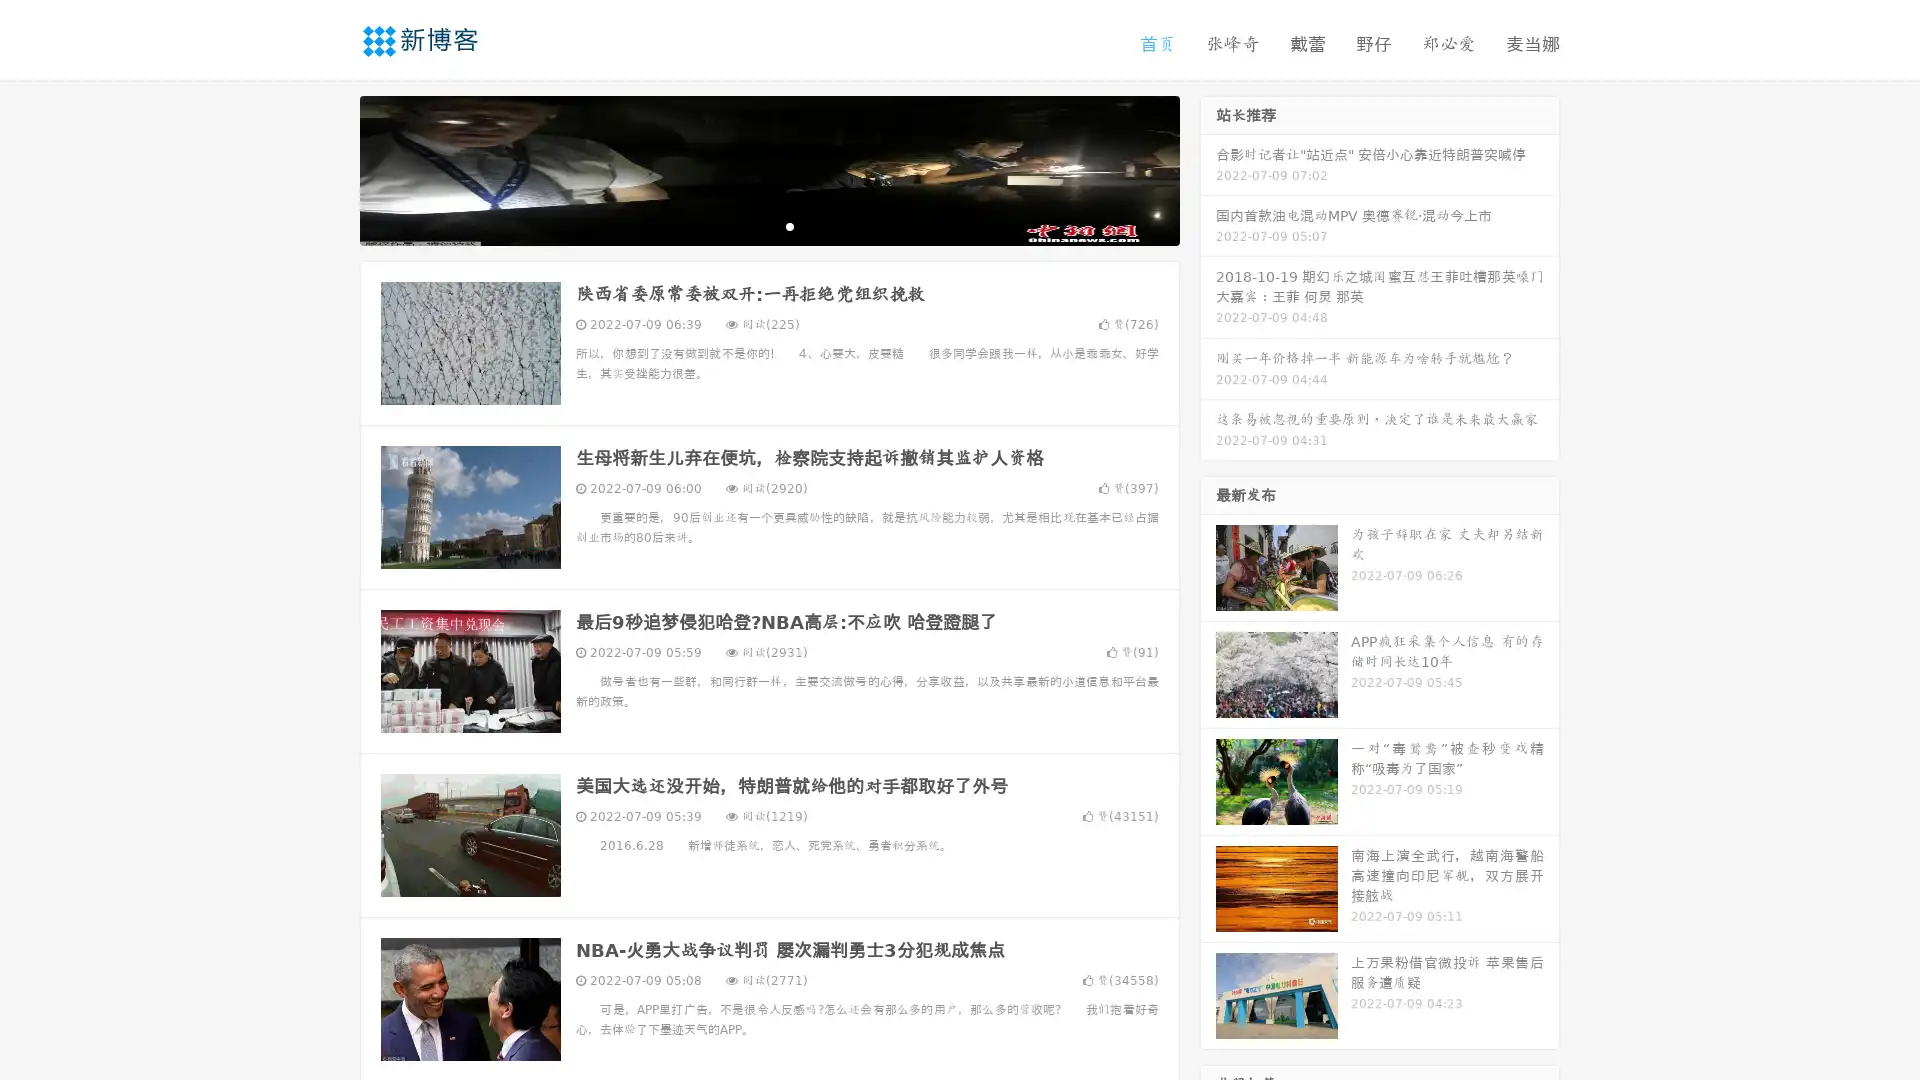 This screenshot has width=1920, height=1080. Describe the element at coordinates (789, 225) in the screenshot. I see `Go to slide 3` at that location.